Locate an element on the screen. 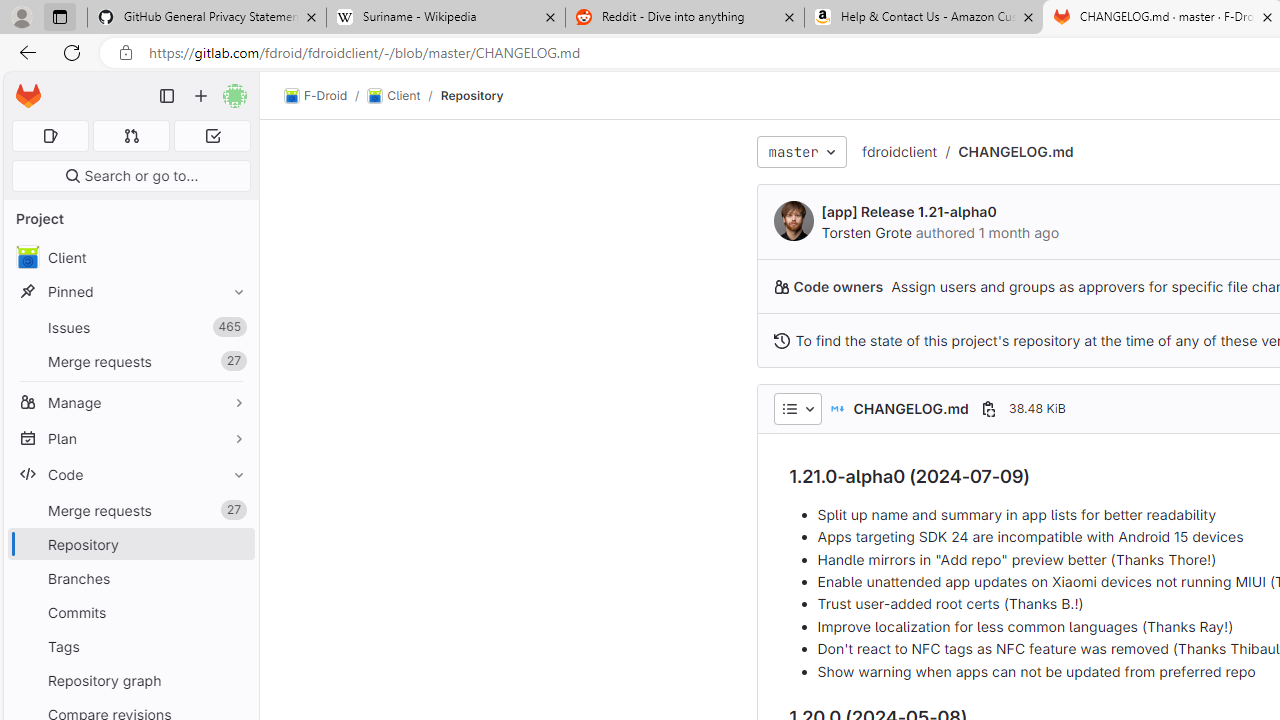 The image size is (1280, 720). 'Merge requests 27' is located at coordinates (130, 509).